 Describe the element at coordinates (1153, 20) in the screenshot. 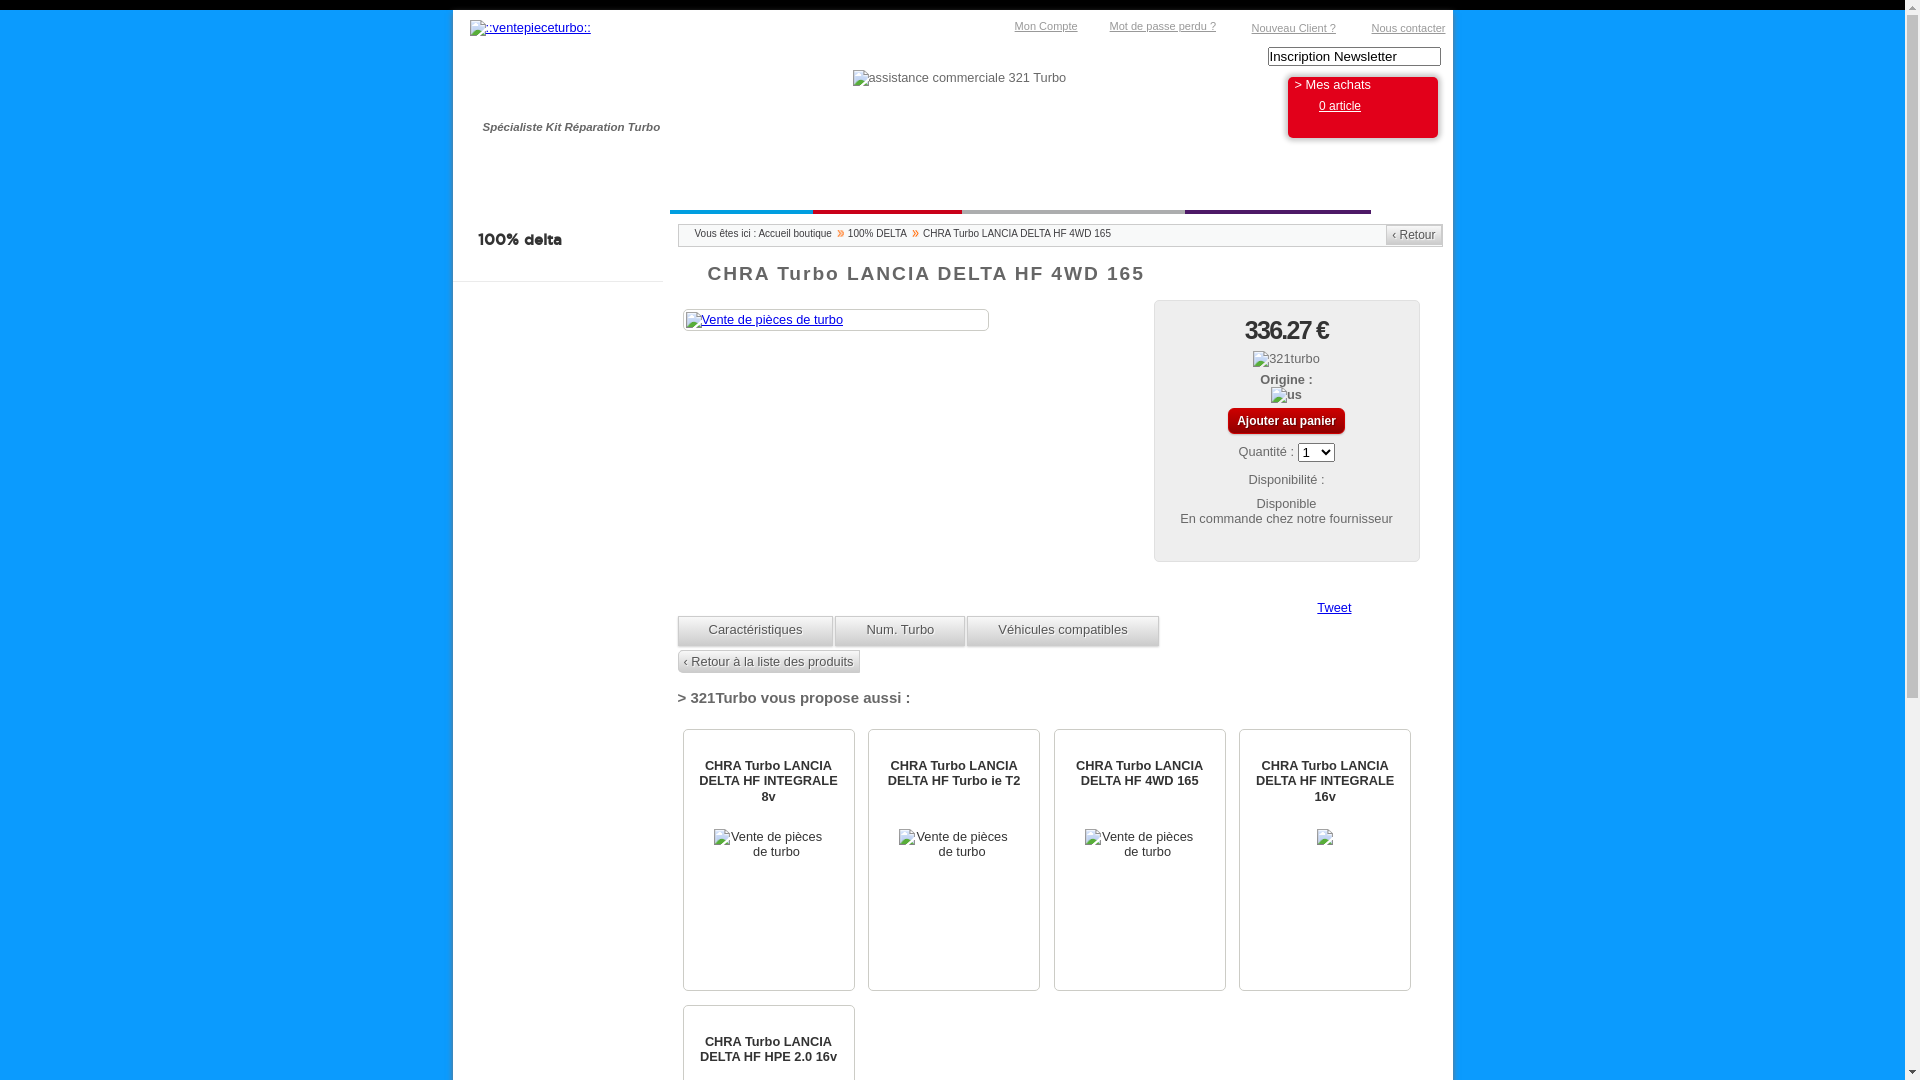

I see `'Mot de passe perdu ?'` at that location.